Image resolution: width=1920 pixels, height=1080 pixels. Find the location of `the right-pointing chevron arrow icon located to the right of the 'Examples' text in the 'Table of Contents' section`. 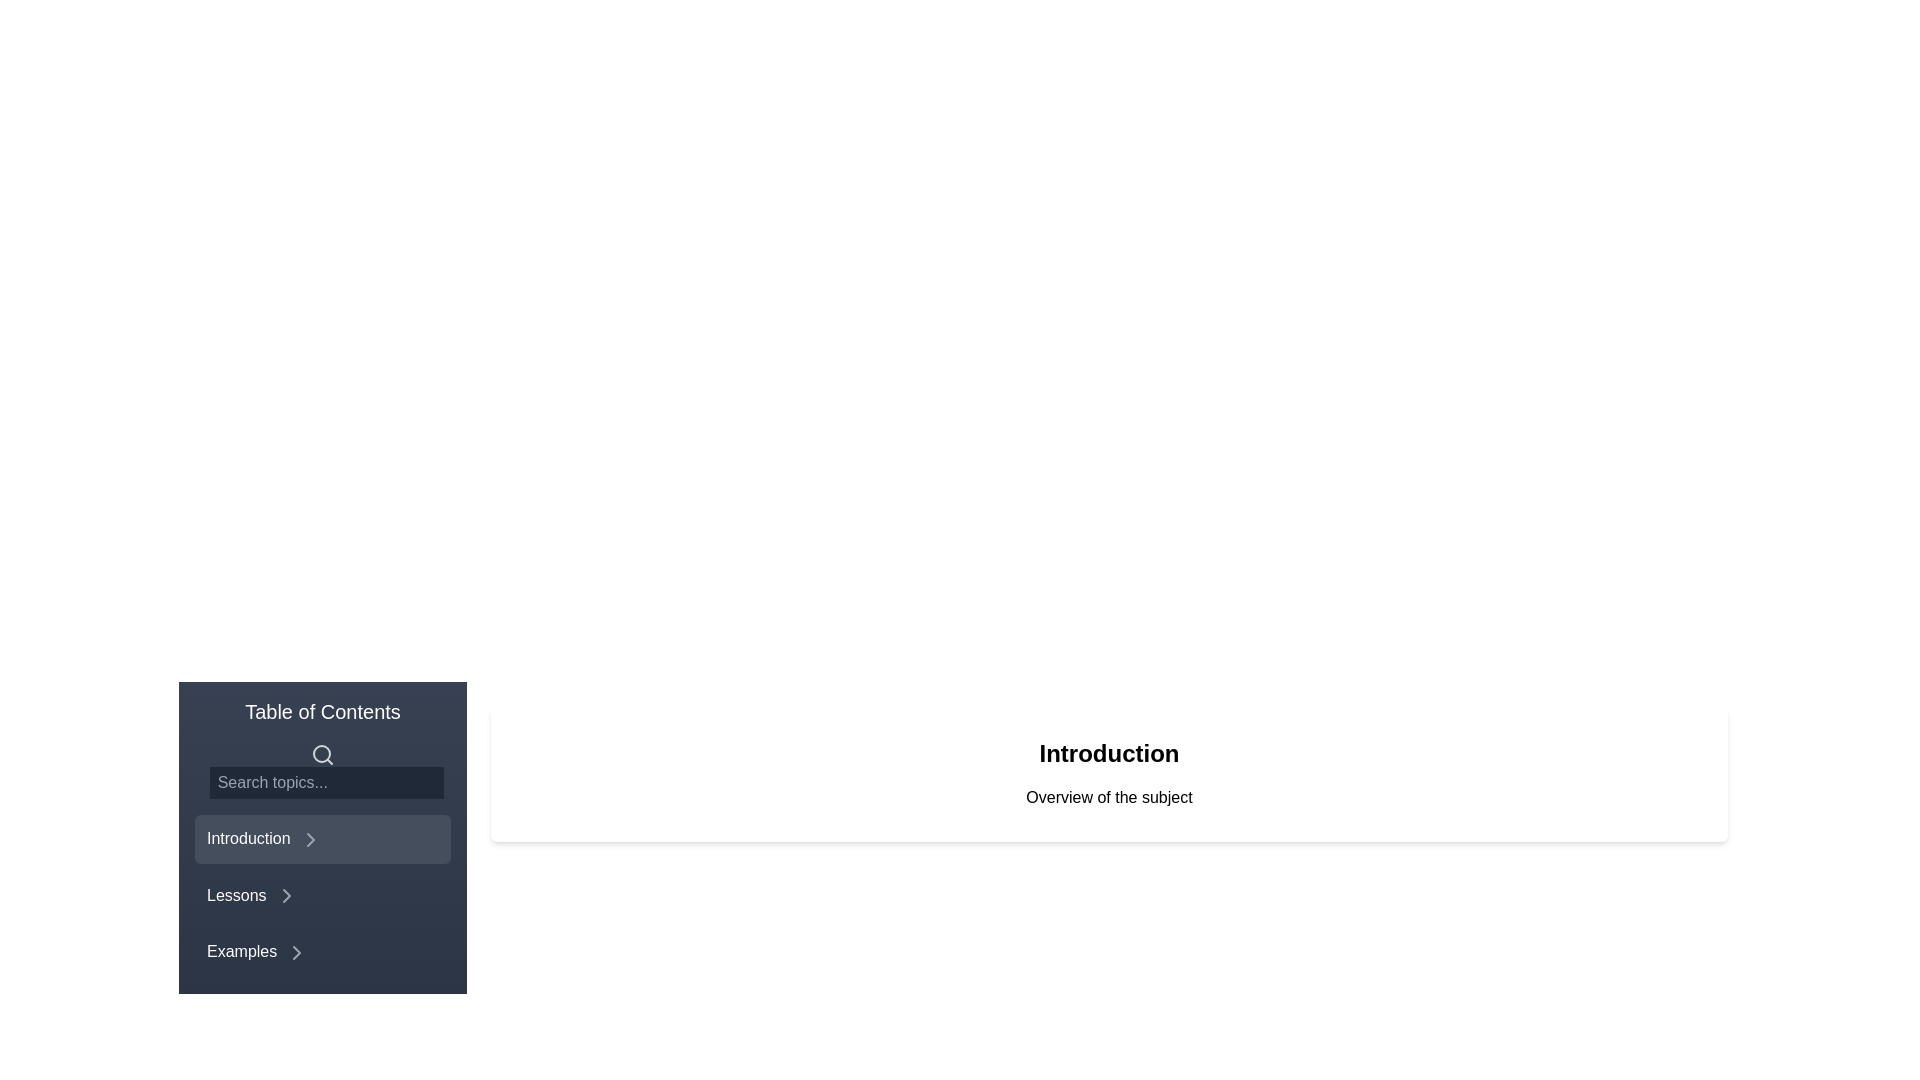

the right-pointing chevron arrow icon located to the right of the 'Examples' text in the 'Table of Contents' section is located at coordinates (296, 952).